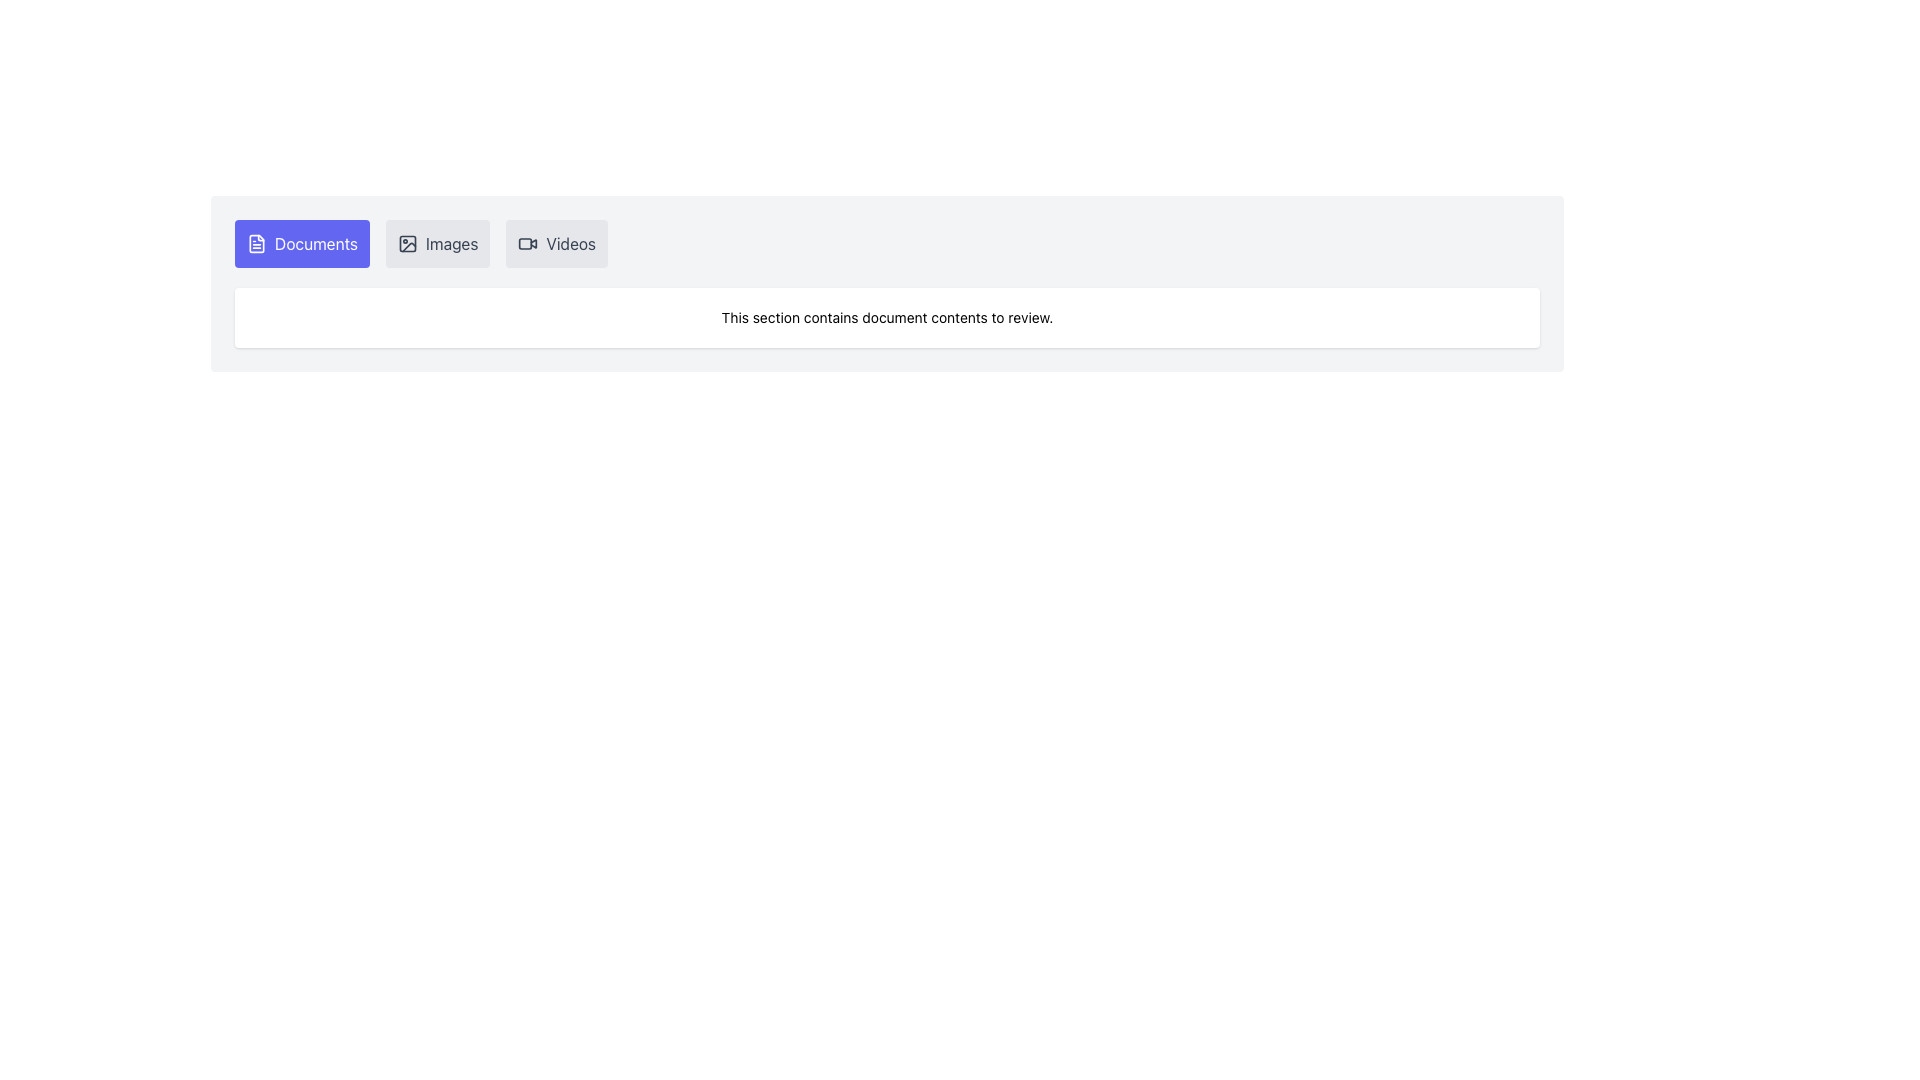 This screenshot has height=1080, width=1920. Describe the element at coordinates (407, 242) in the screenshot. I see `the 'Images' tab icon located in the middle of the horizontal navigation bar` at that location.